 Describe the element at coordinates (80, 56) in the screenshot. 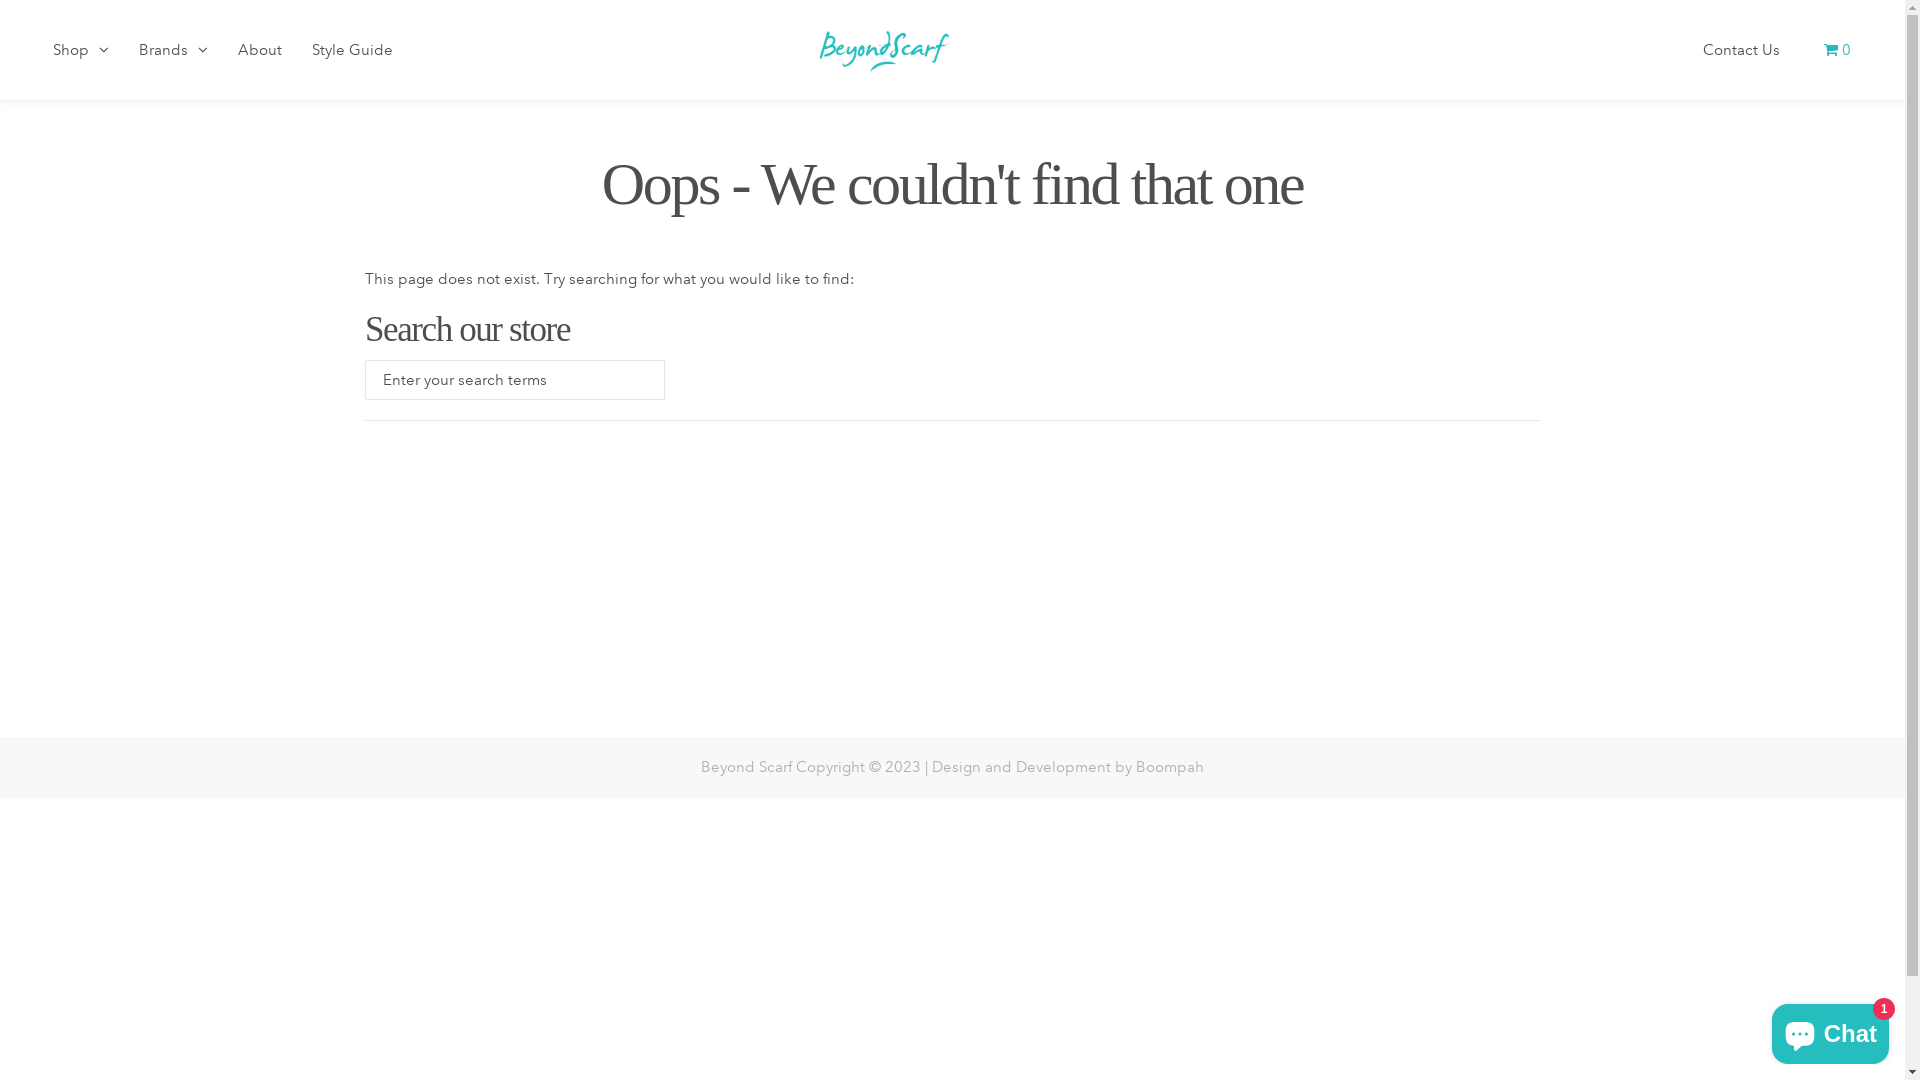

I see `'Shop'` at that location.